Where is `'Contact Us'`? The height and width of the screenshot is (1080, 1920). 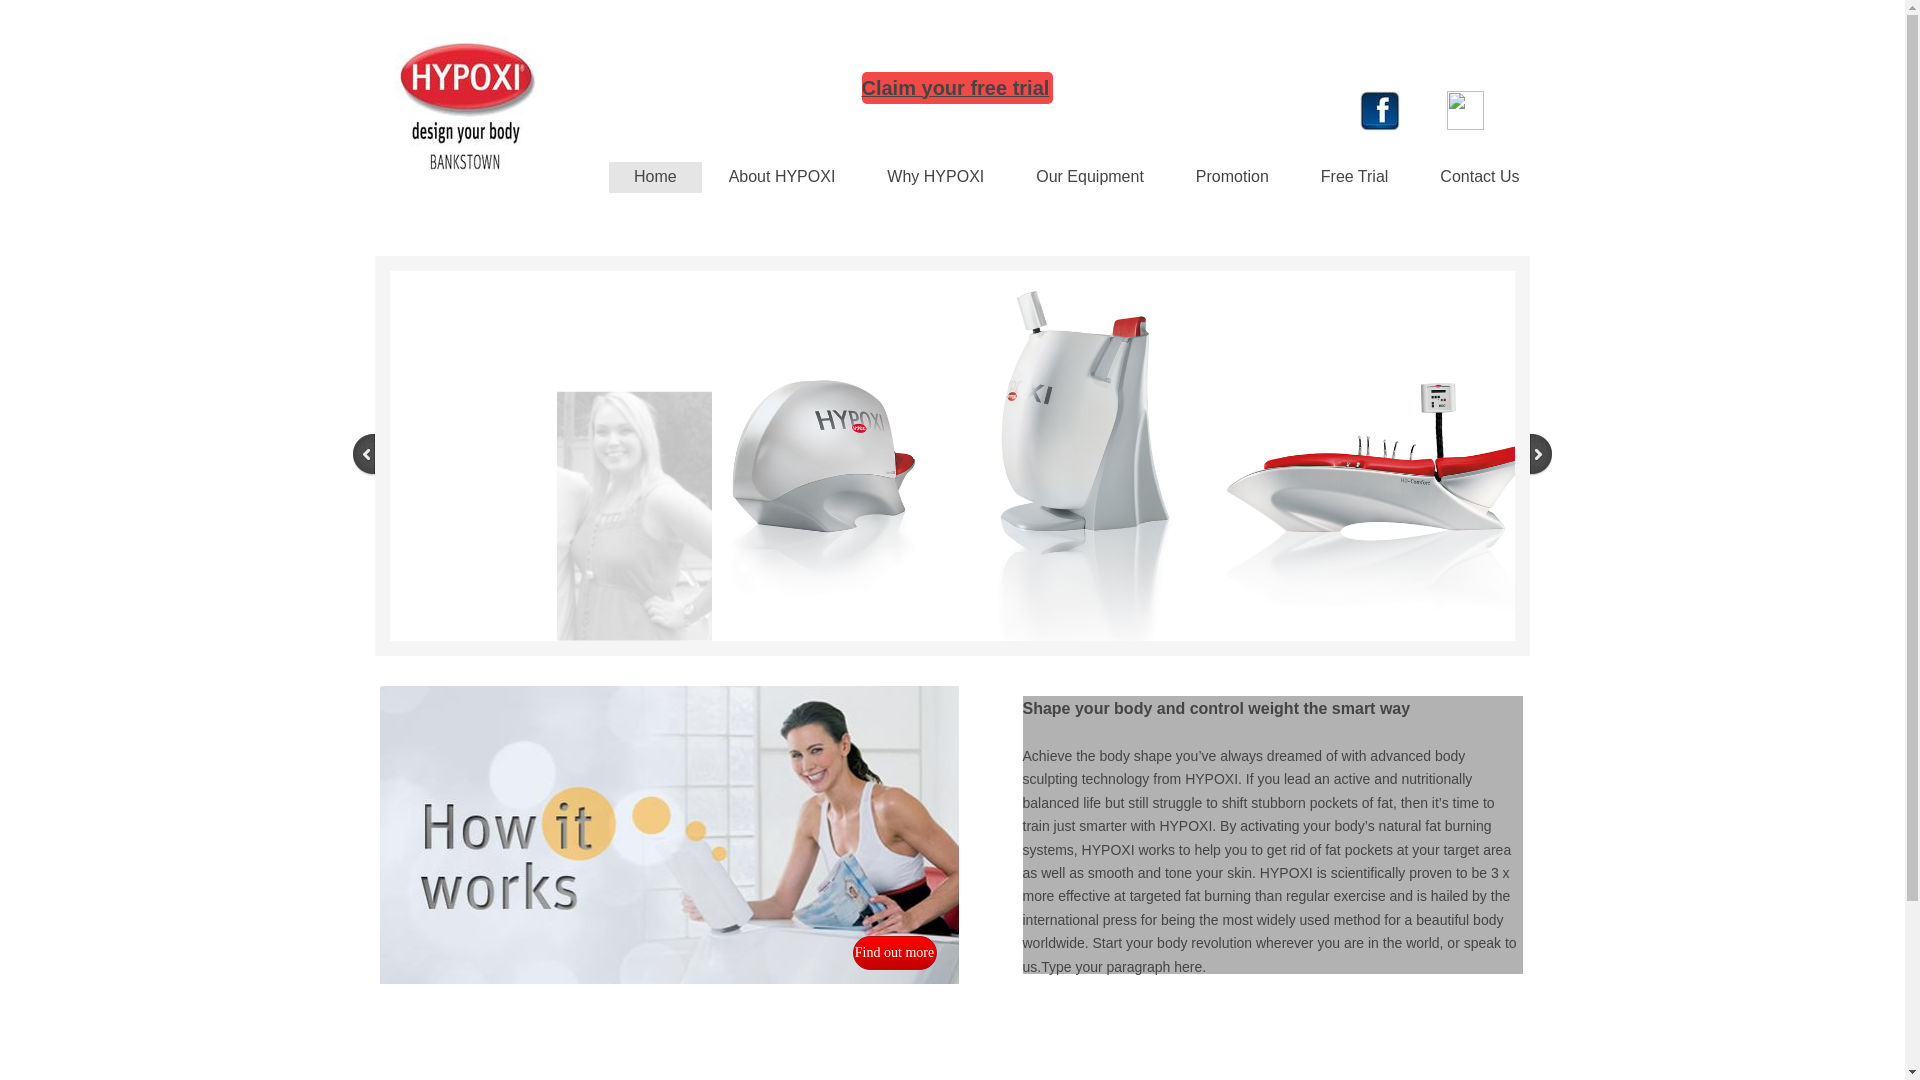 'Contact Us' is located at coordinates (1414, 176).